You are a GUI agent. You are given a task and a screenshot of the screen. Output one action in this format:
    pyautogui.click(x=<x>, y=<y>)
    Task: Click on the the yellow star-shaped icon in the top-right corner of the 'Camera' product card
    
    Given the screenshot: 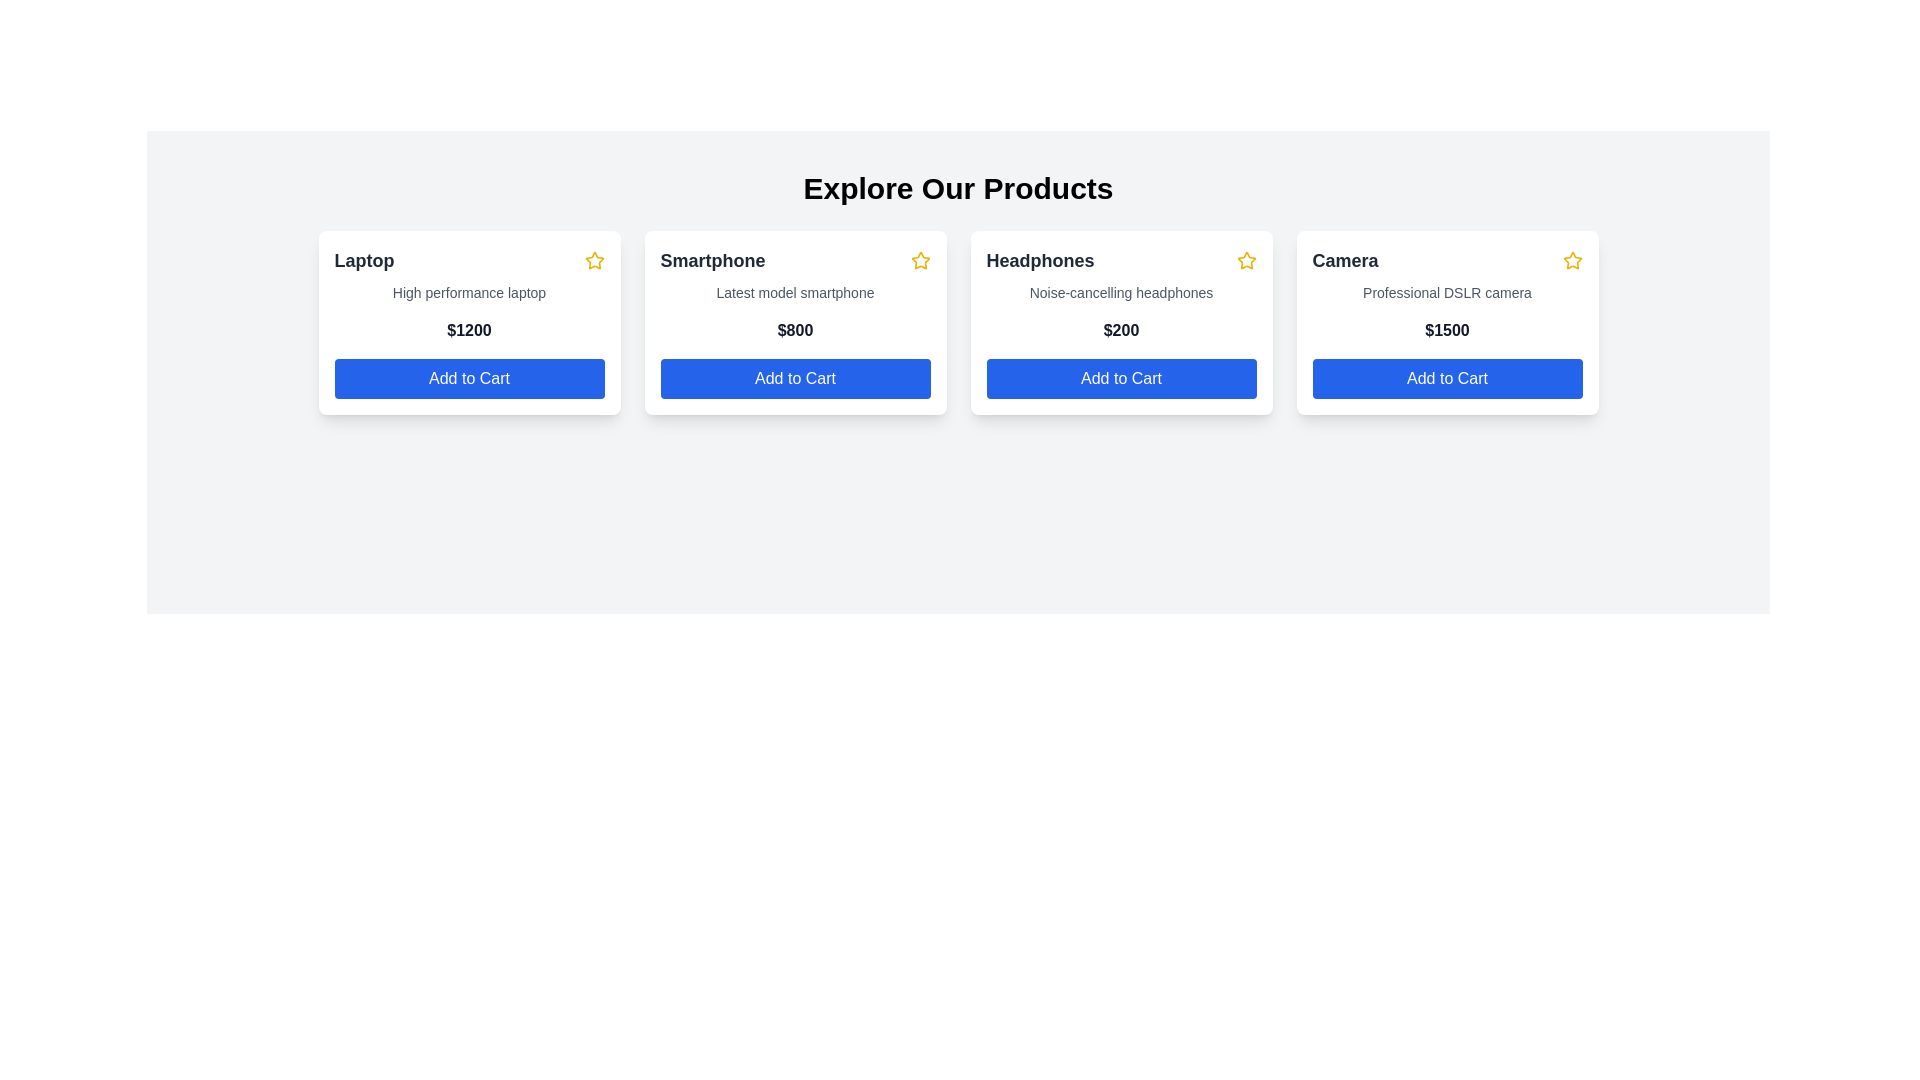 What is the action you would take?
    pyautogui.click(x=1571, y=260)
    